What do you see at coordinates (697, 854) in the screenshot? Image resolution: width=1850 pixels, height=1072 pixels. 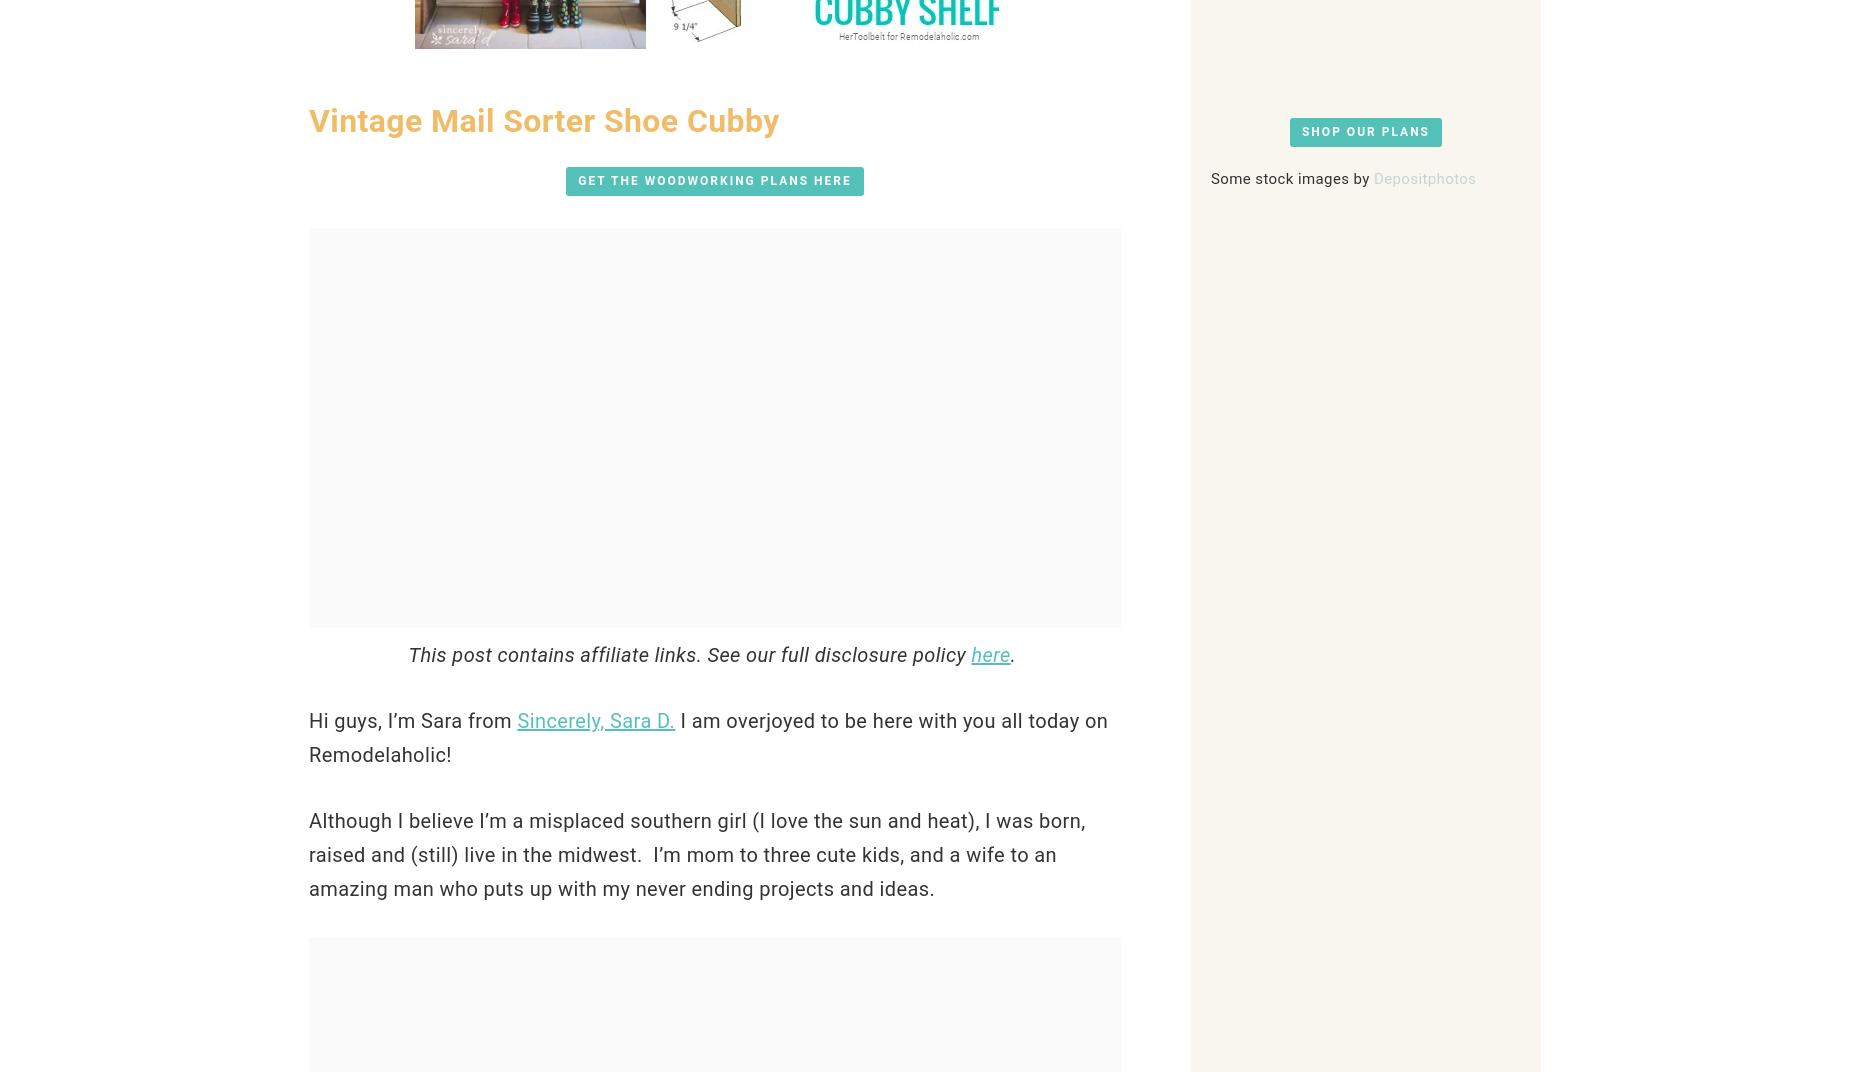 I see `'Although I believe I’m a misplaced southern girl (I love the sun and heat), I was born, raised and (still) live in the midwest.  I’m mom to three cute kids, and a wife to an amazing man who puts up with my never ending projects and ideas.'` at bounding box center [697, 854].